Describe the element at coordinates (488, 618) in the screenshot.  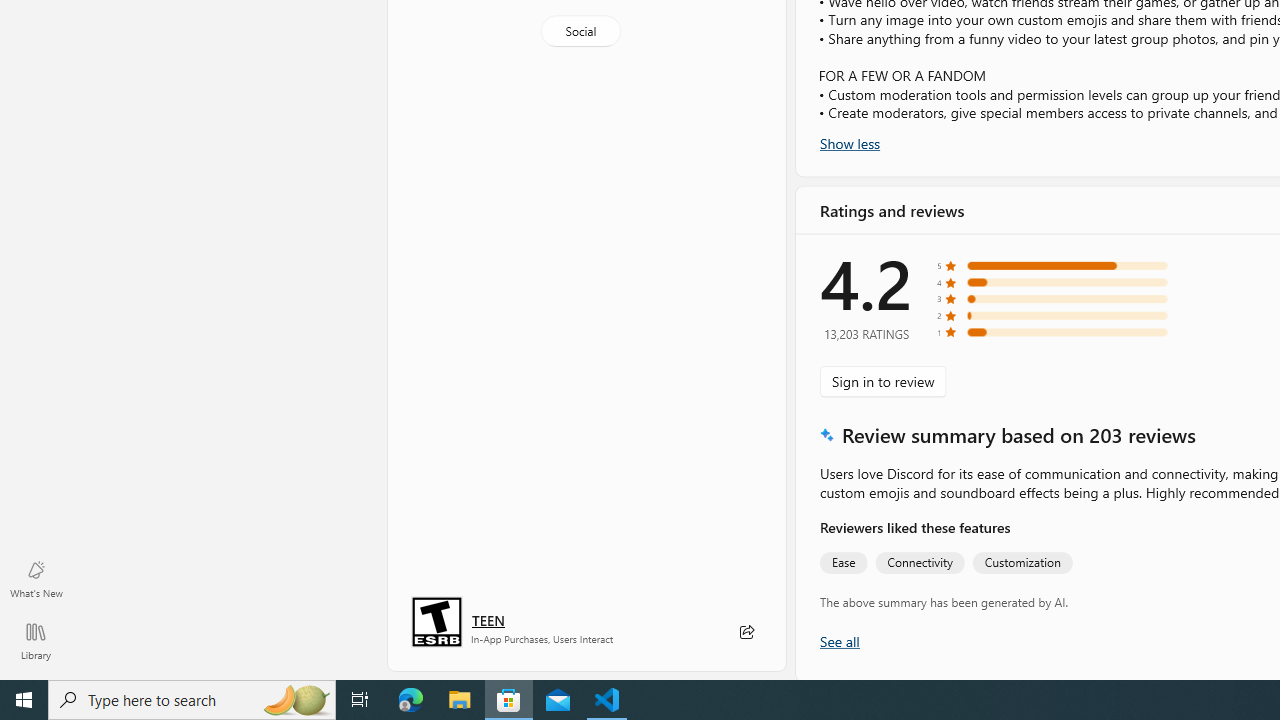
I see `'Age rating: TEEN. Click for more information.'` at that location.